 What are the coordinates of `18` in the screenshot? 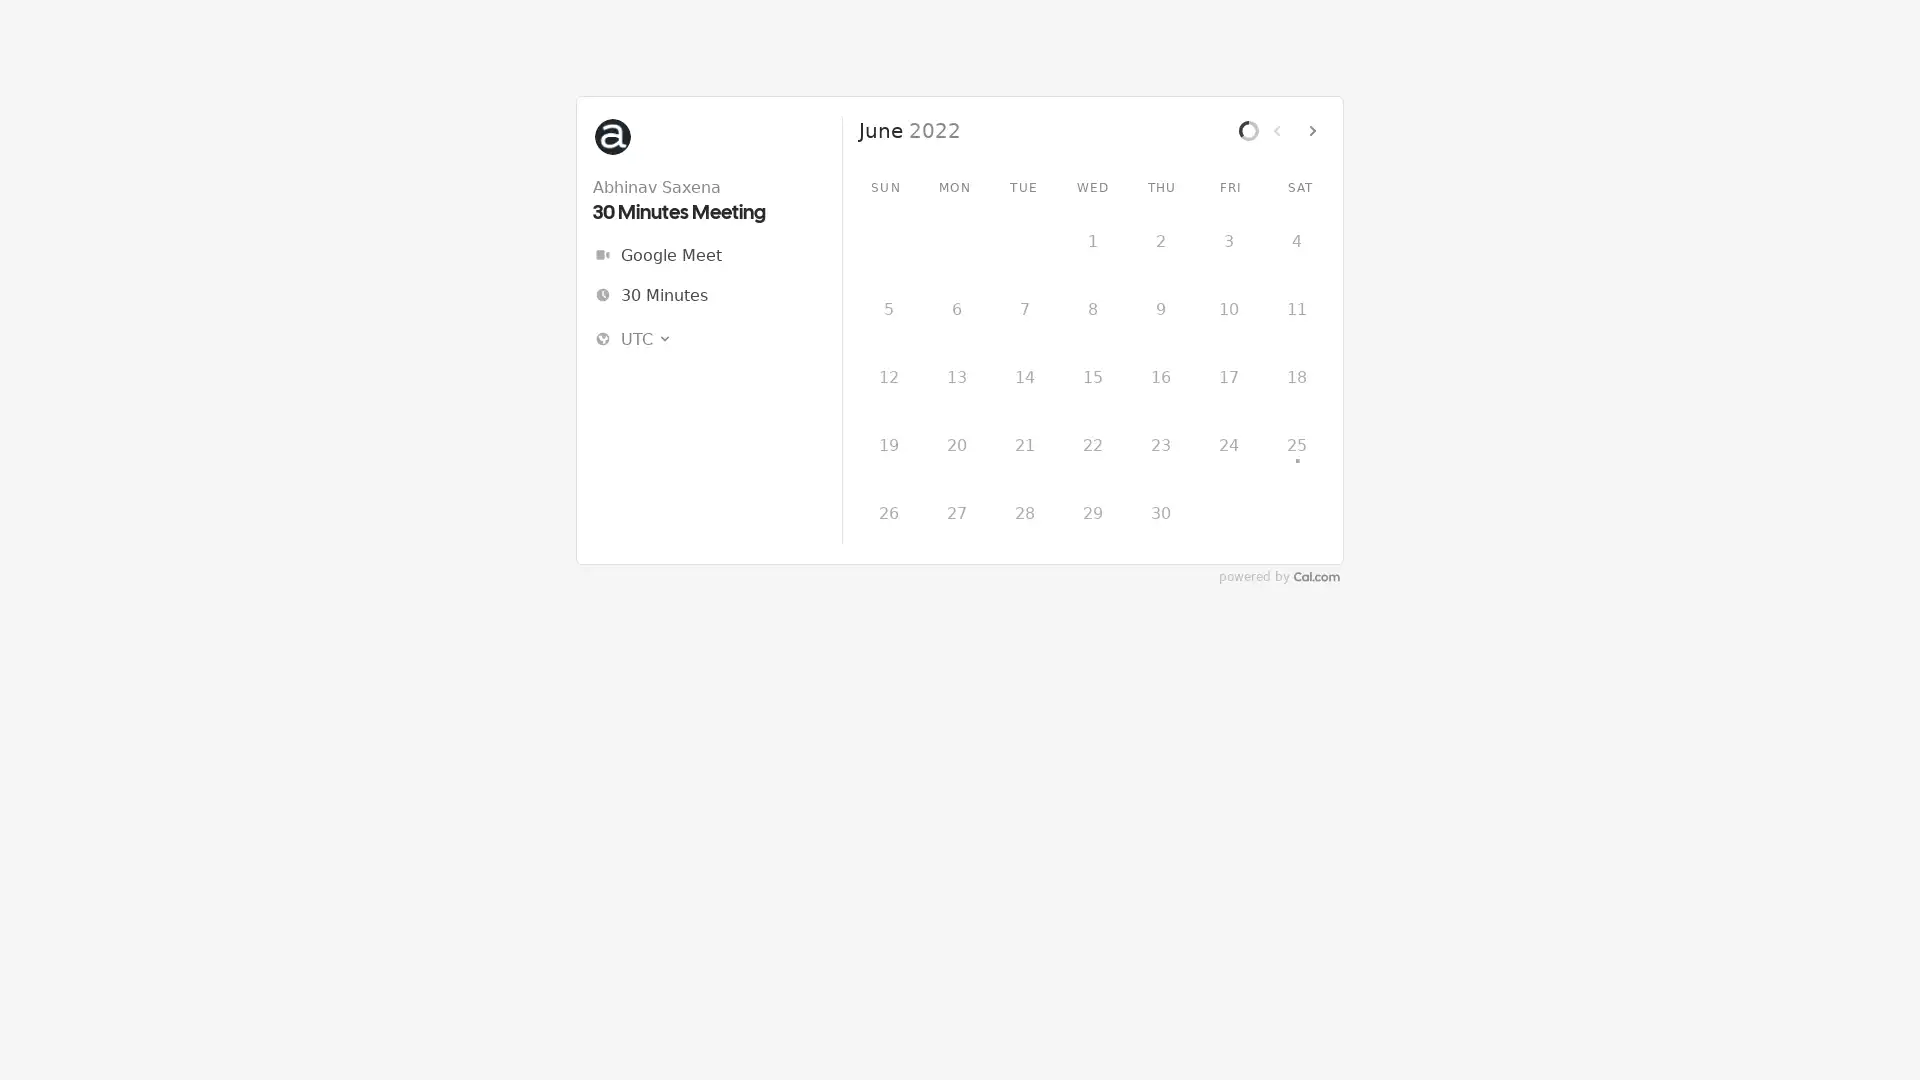 It's located at (1296, 377).